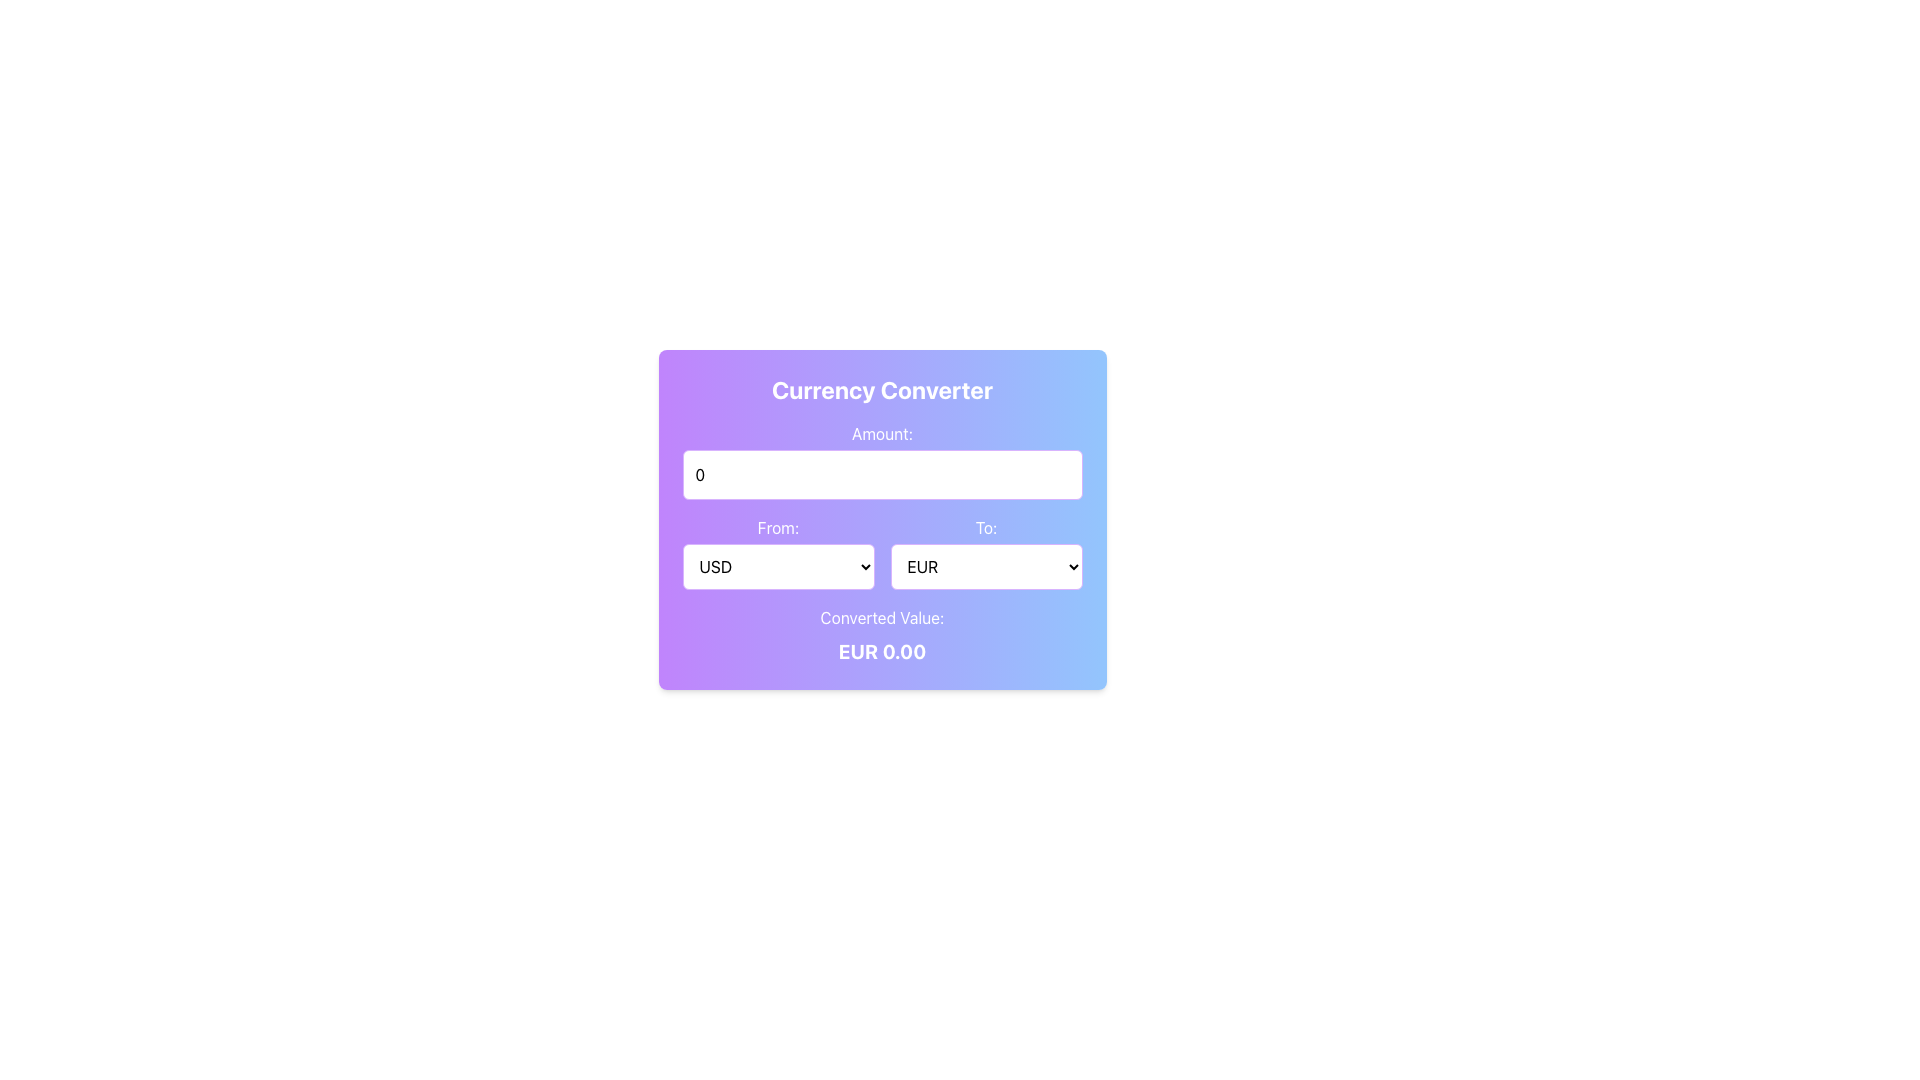 The image size is (1920, 1080). What do you see at coordinates (986, 527) in the screenshot?
I see `the label that indicates the purpose of the adjacent input field, which is positioned to the left of the text box containing 'EURUSD'` at bounding box center [986, 527].